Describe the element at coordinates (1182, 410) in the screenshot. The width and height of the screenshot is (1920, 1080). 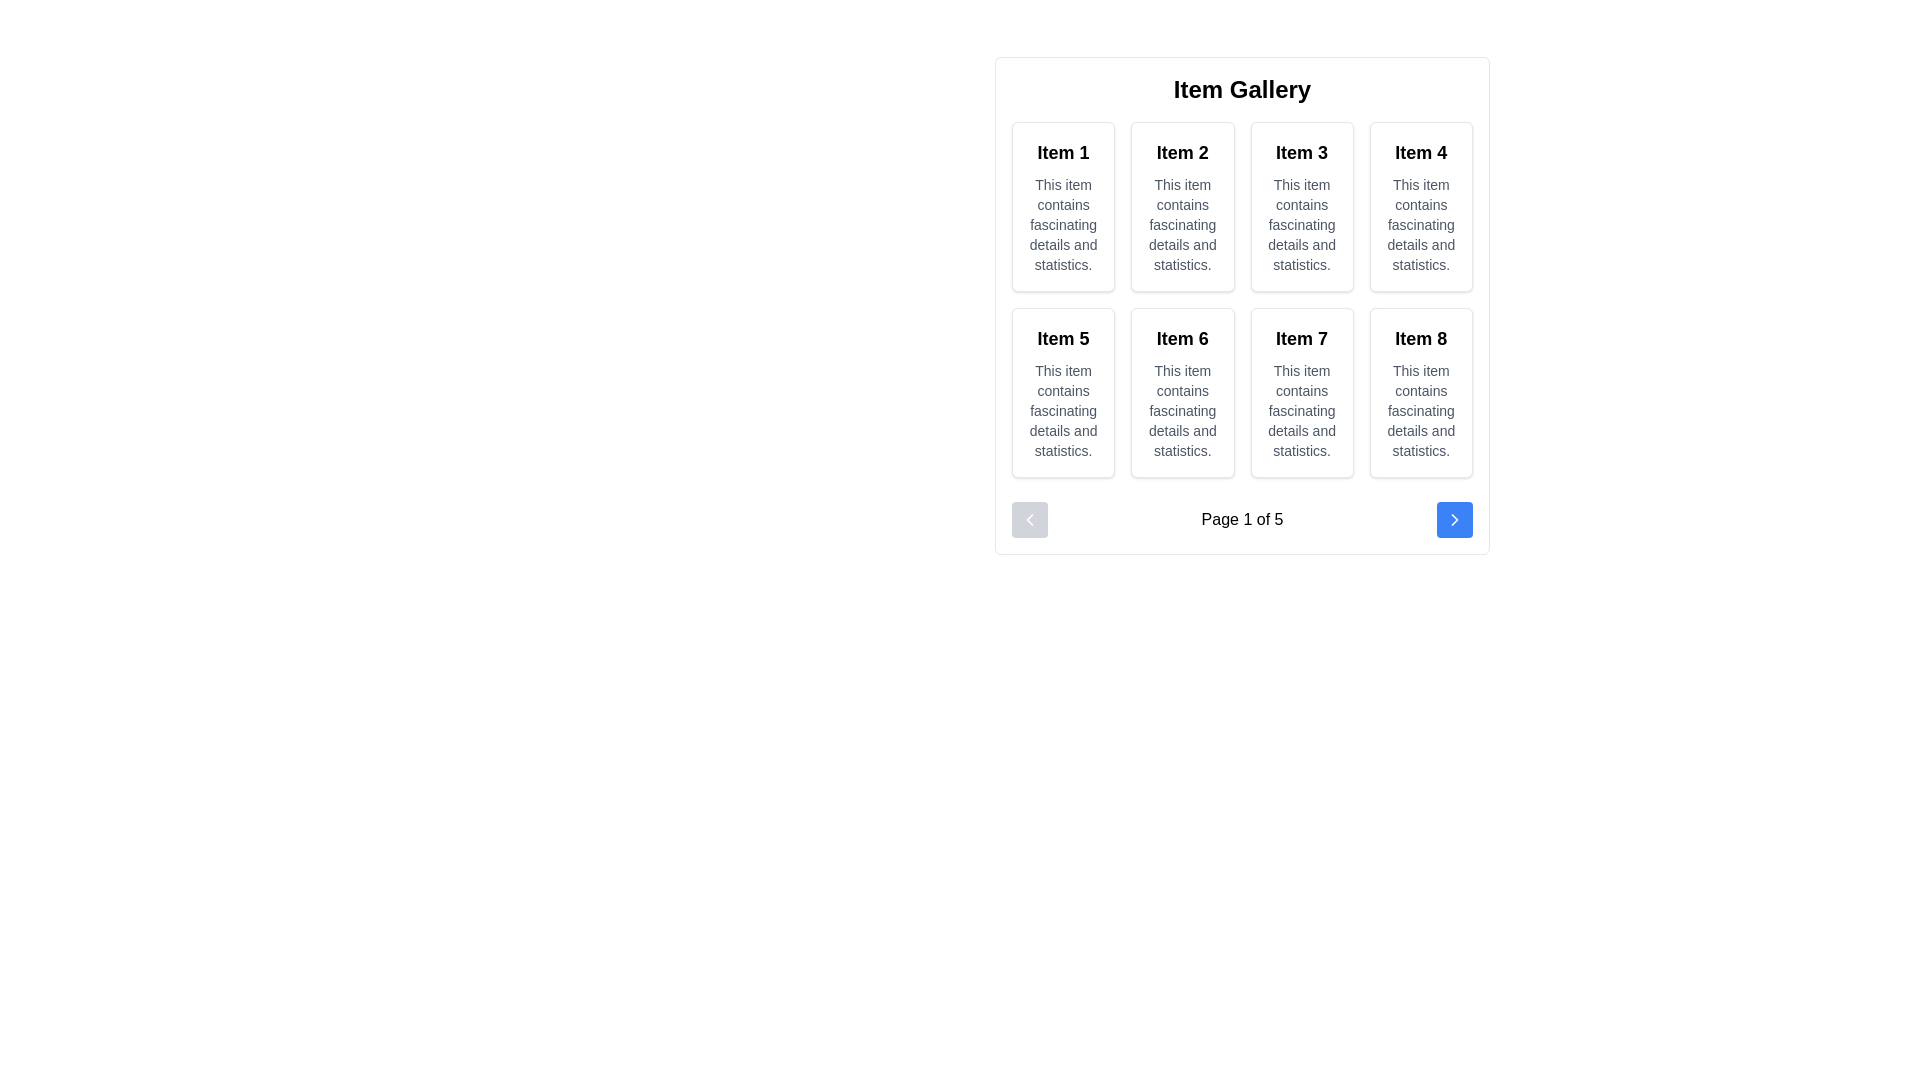
I see `the descriptive text inside the card labeled 'Item 6', located in the second row, second column of the grid layout` at that location.